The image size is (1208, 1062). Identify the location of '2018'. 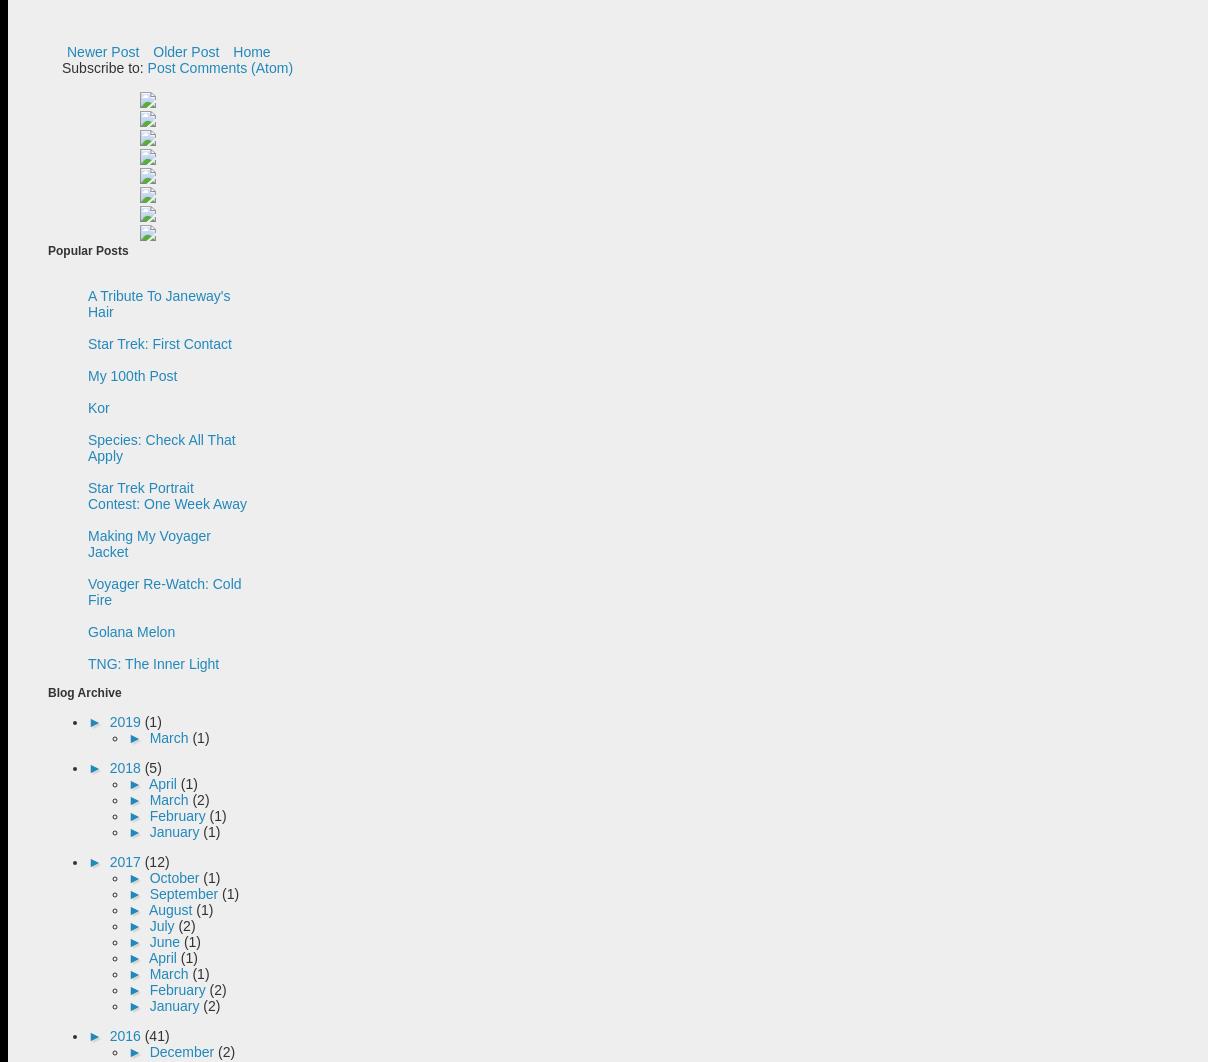
(125, 768).